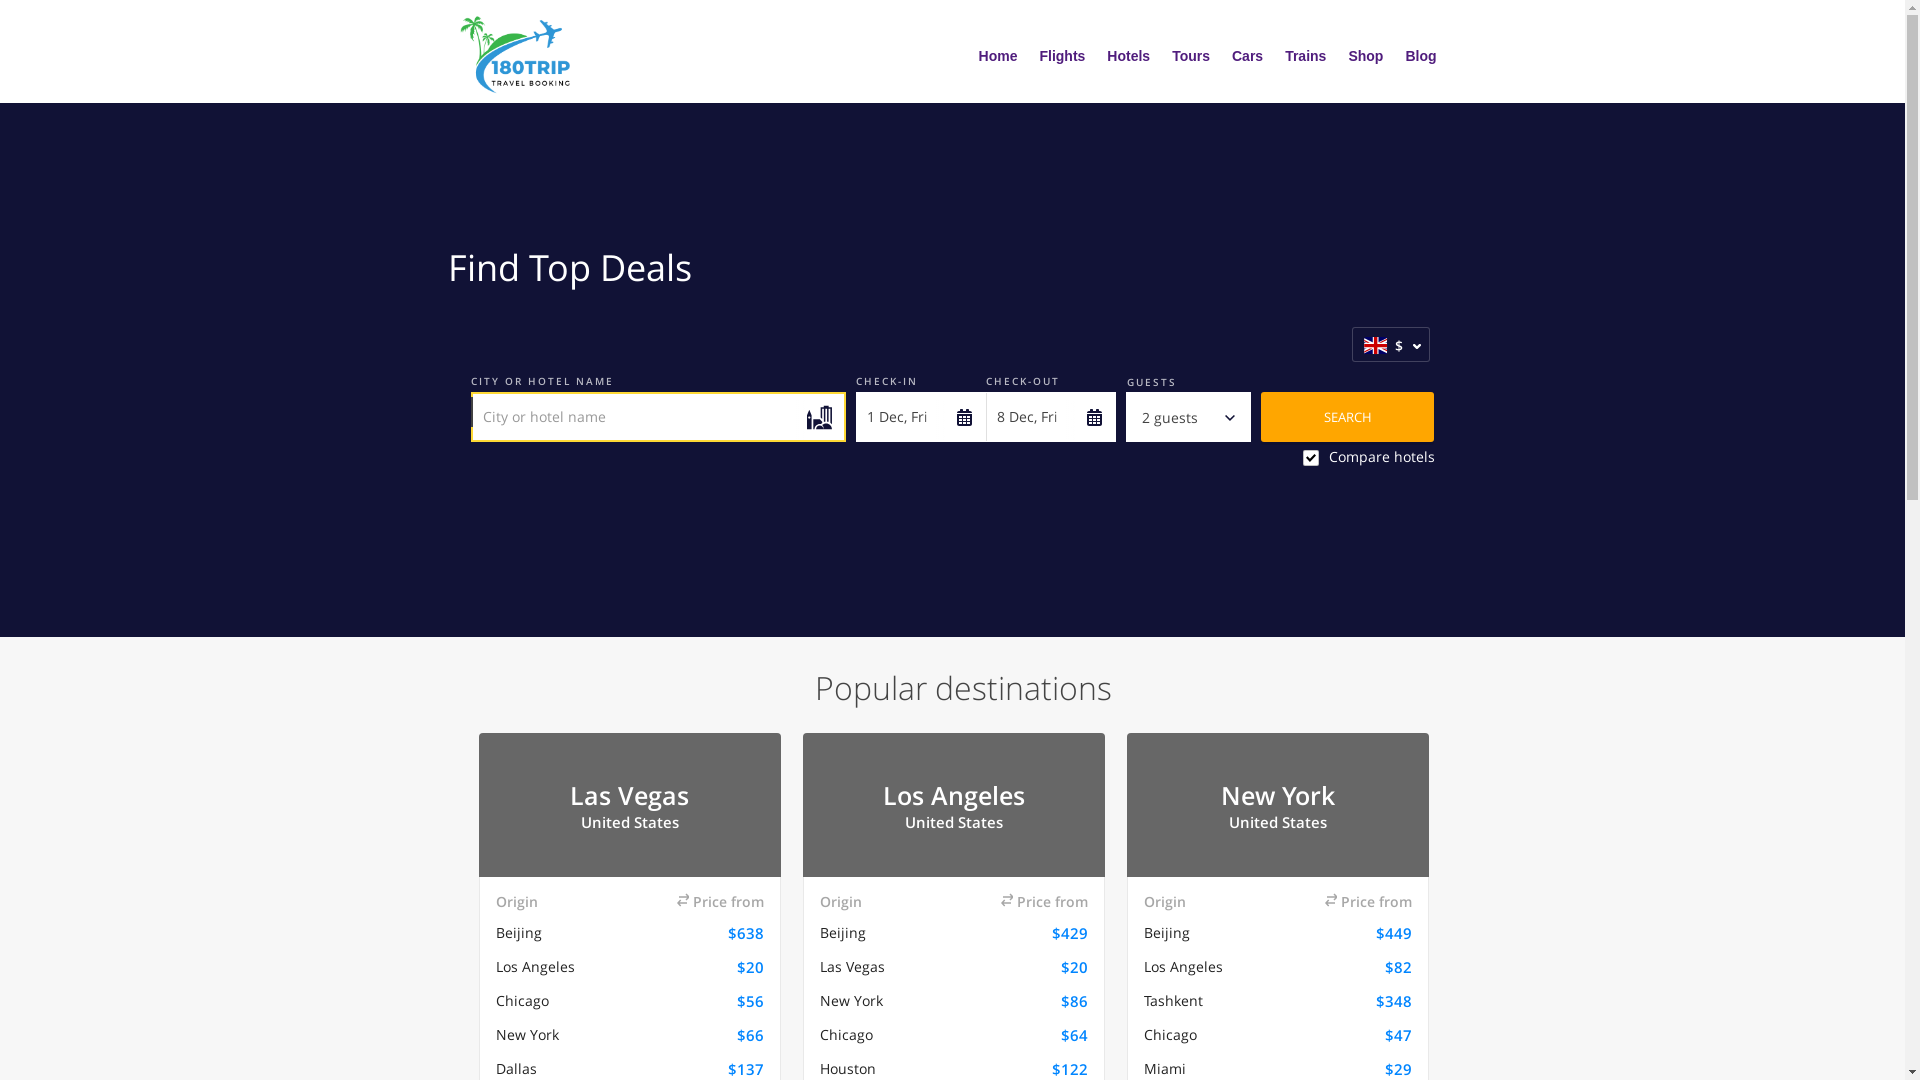 Image resolution: width=1920 pixels, height=1080 pixels. What do you see at coordinates (1419, 56) in the screenshot?
I see `'Blog'` at bounding box center [1419, 56].